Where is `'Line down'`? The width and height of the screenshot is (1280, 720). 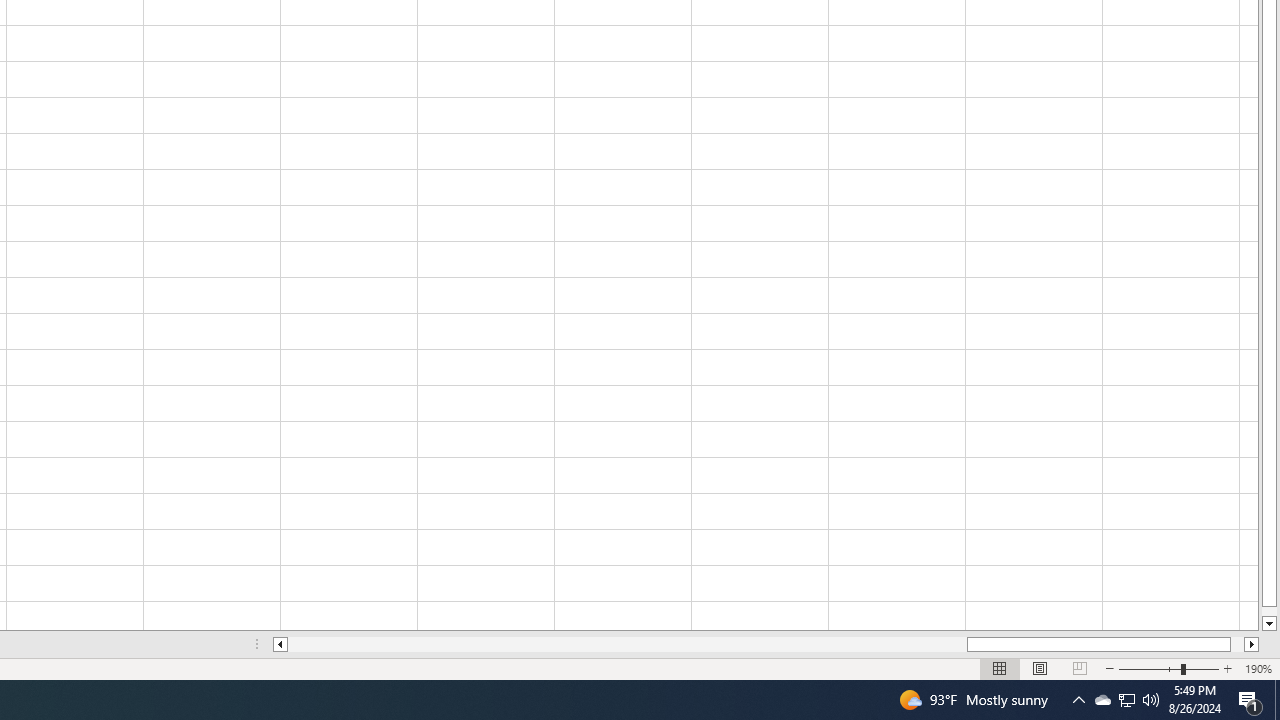 'Line down' is located at coordinates (1268, 623).